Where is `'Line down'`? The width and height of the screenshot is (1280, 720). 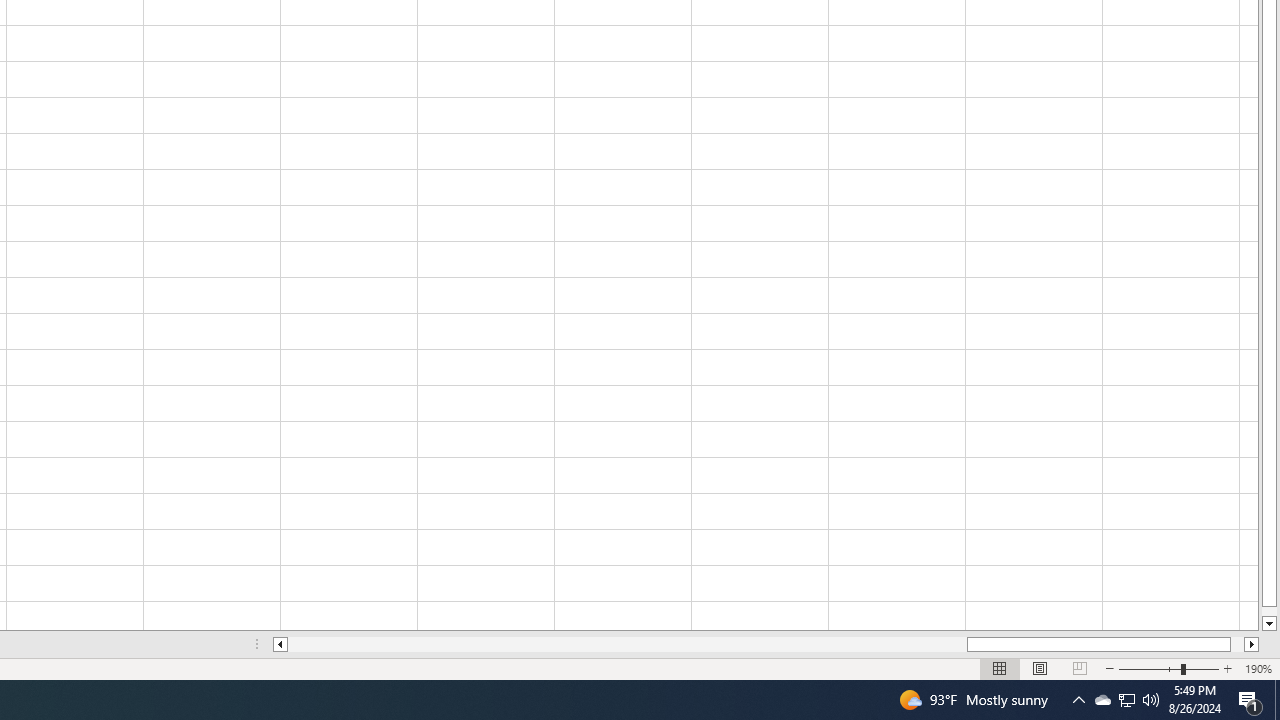 'Line down' is located at coordinates (1268, 623).